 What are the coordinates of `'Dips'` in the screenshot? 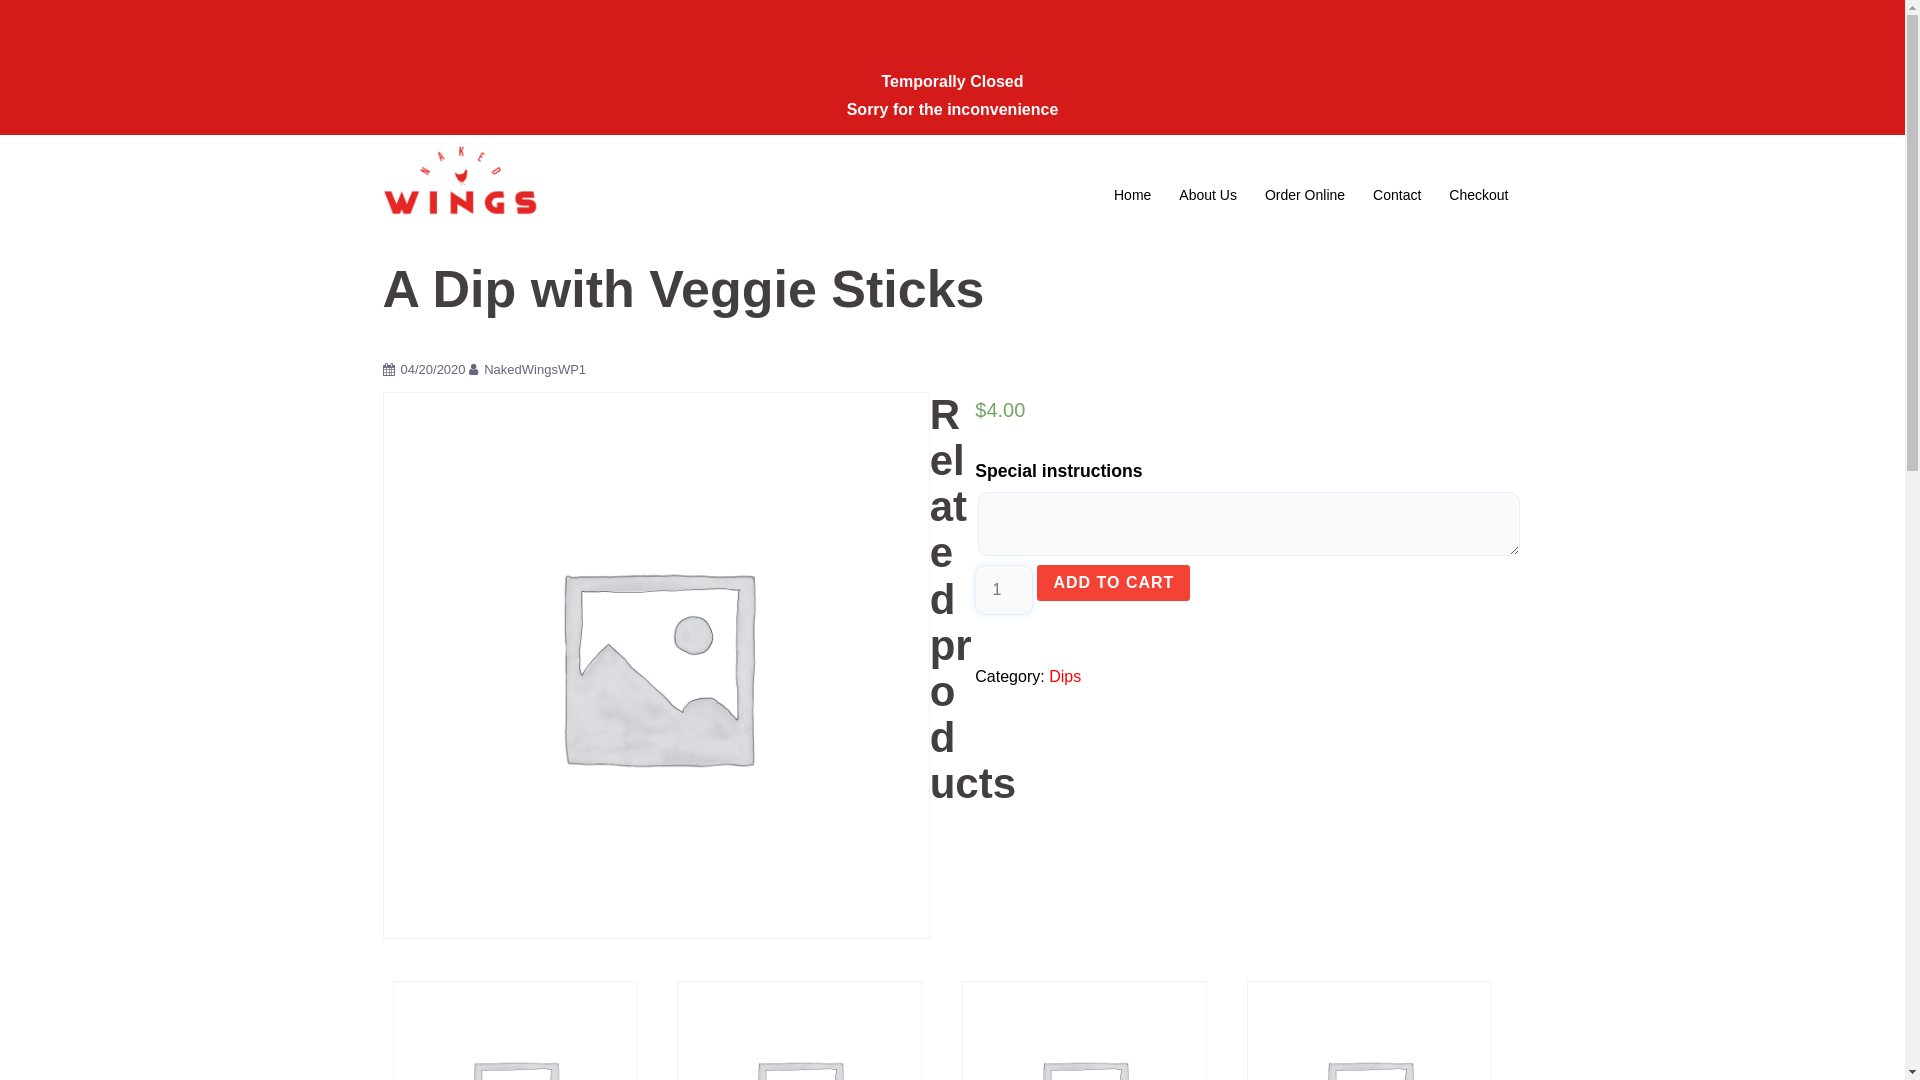 It's located at (1064, 675).